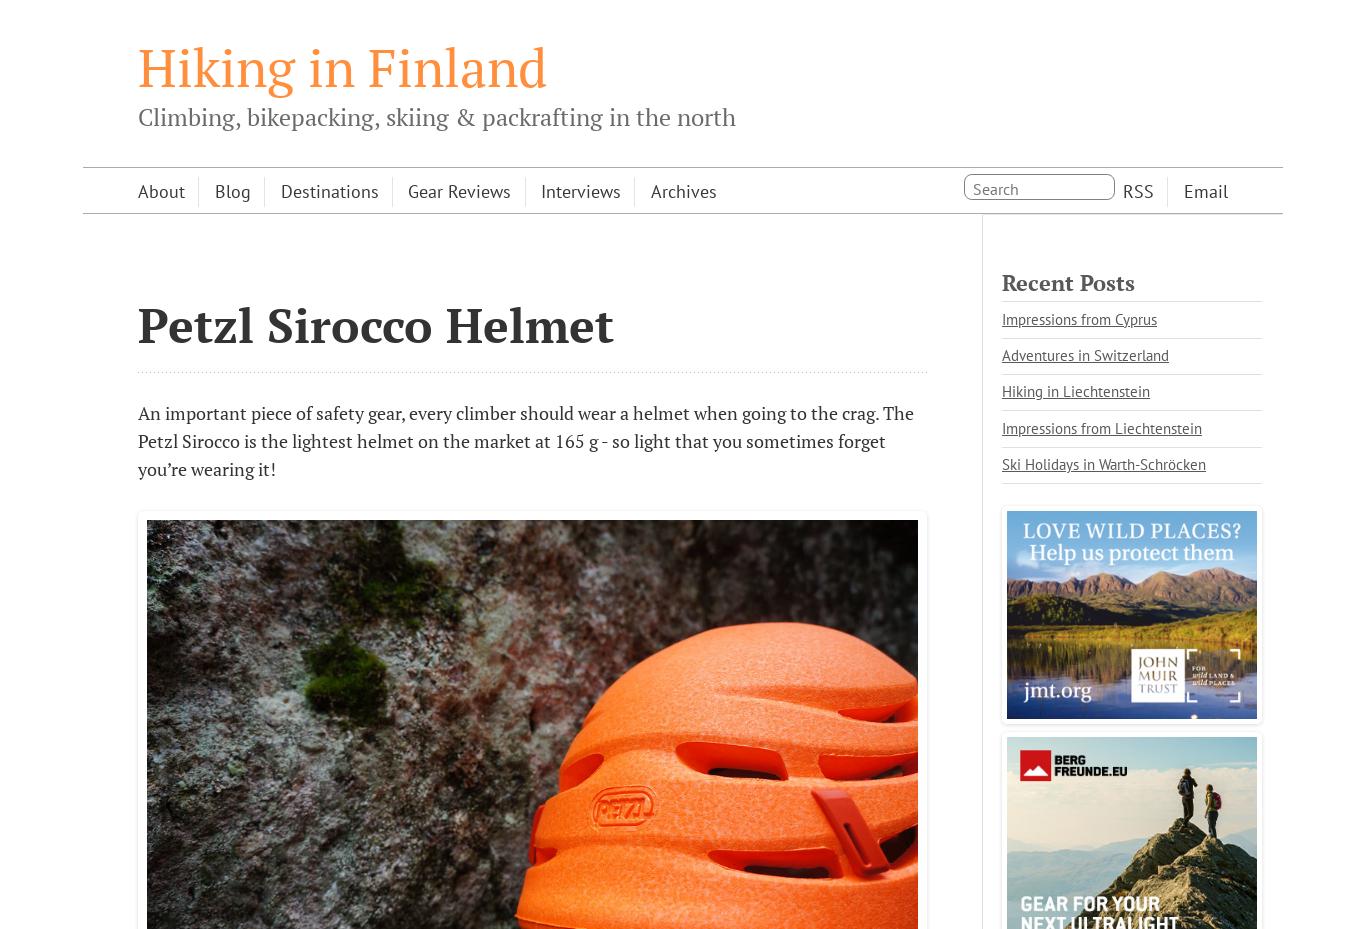 The width and height of the screenshot is (1366, 929). What do you see at coordinates (459, 190) in the screenshot?
I see `'Gear Reviews'` at bounding box center [459, 190].